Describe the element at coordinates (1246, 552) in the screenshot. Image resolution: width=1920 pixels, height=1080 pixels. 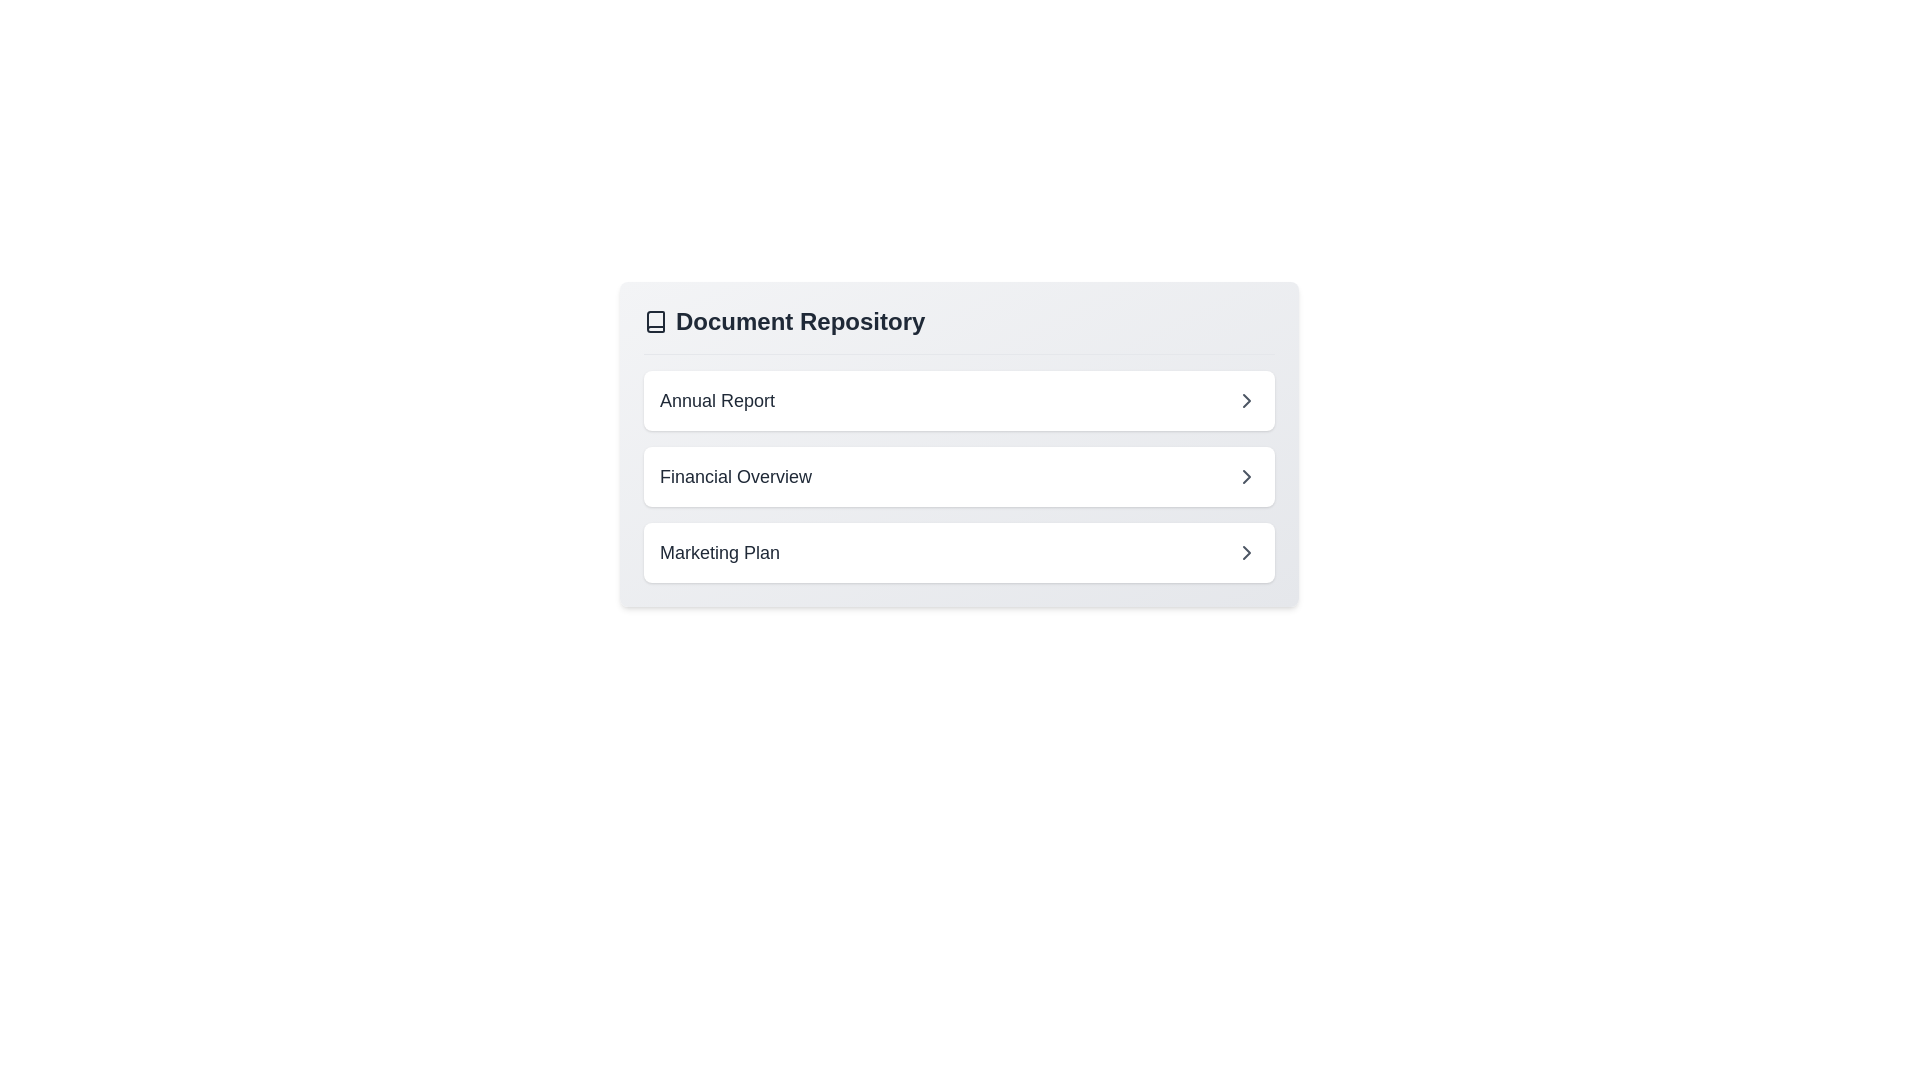
I see `the right-pointing chevron icon next to the 'Marketing Plan' text to observe any interactive effects` at that location.